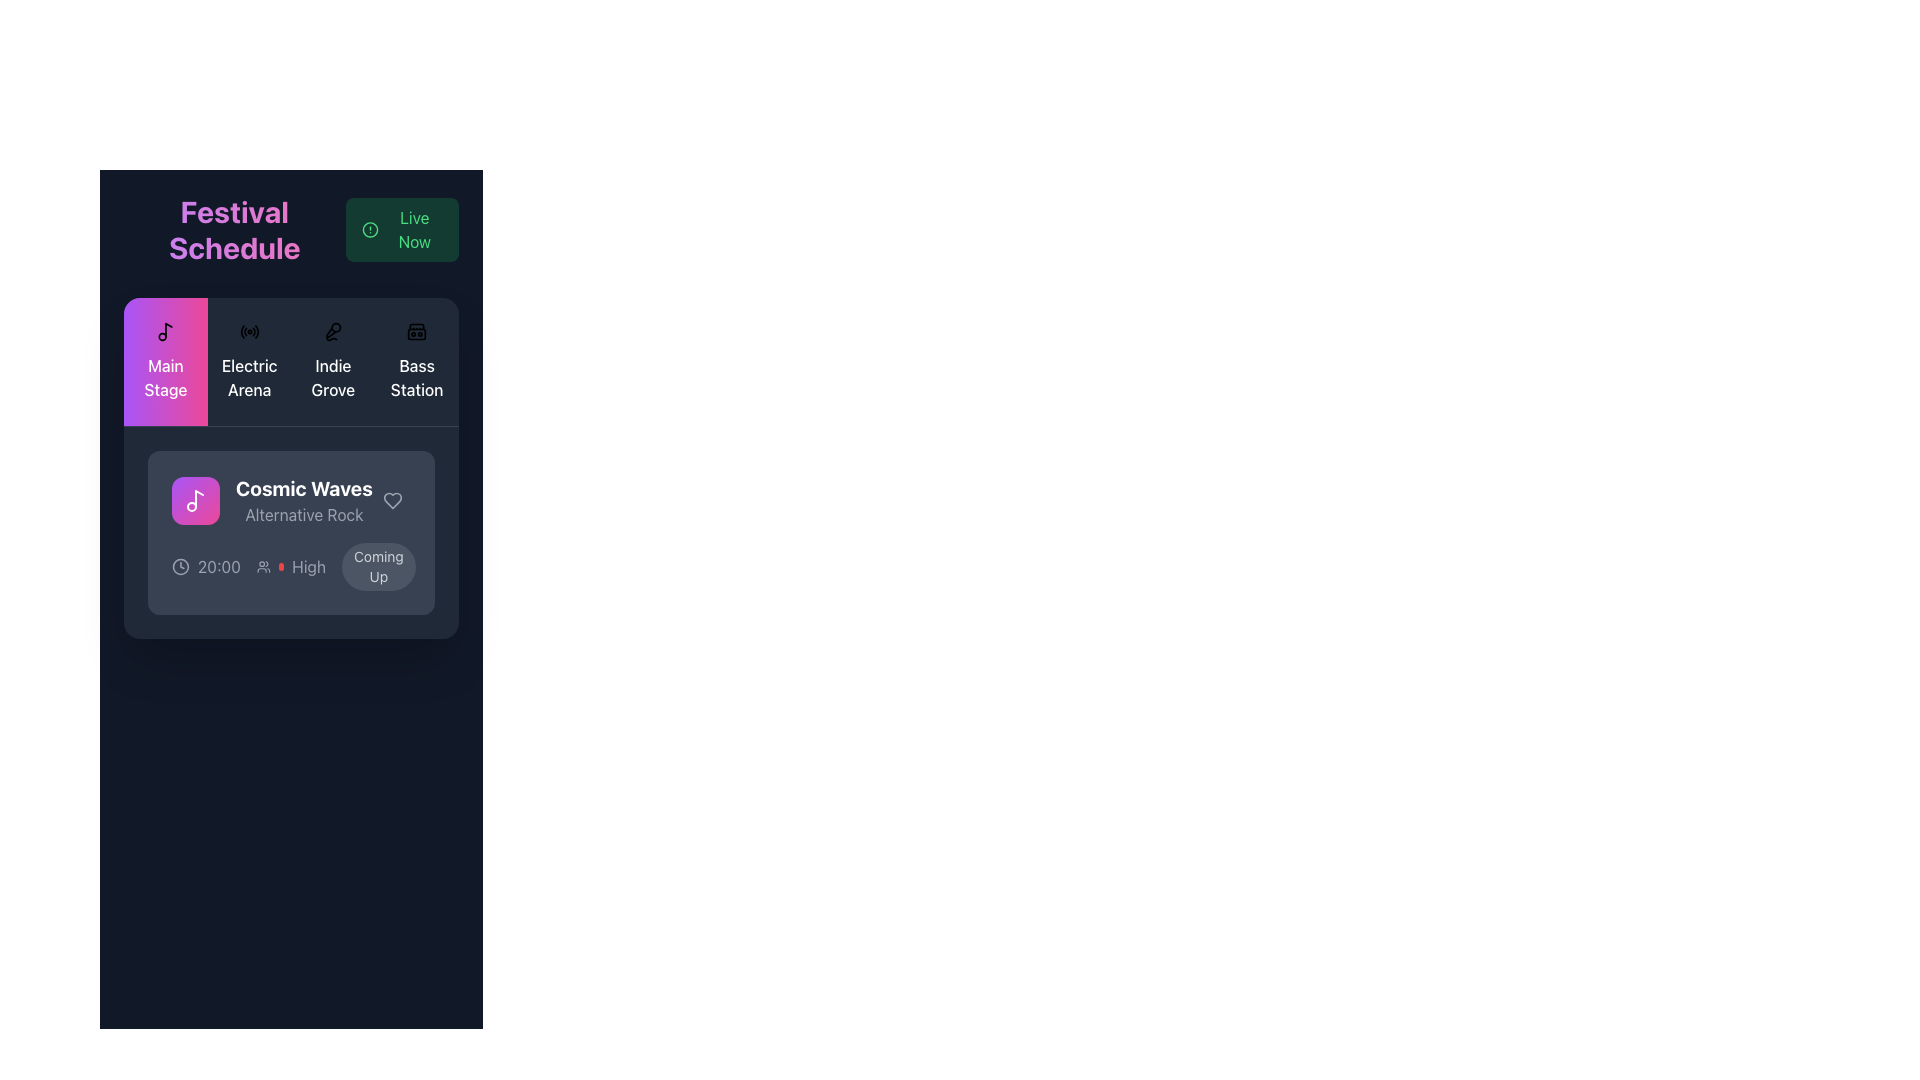 The width and height of the screenshot is (1920, 1080). Describe the element at coordinates (303, 514) in the screenshot. I see `the static text label styled in gray with the content 'Alternative Rock', located below 'Cosmic Waves' in the 'Main Stage' section of the card interface` at that location.